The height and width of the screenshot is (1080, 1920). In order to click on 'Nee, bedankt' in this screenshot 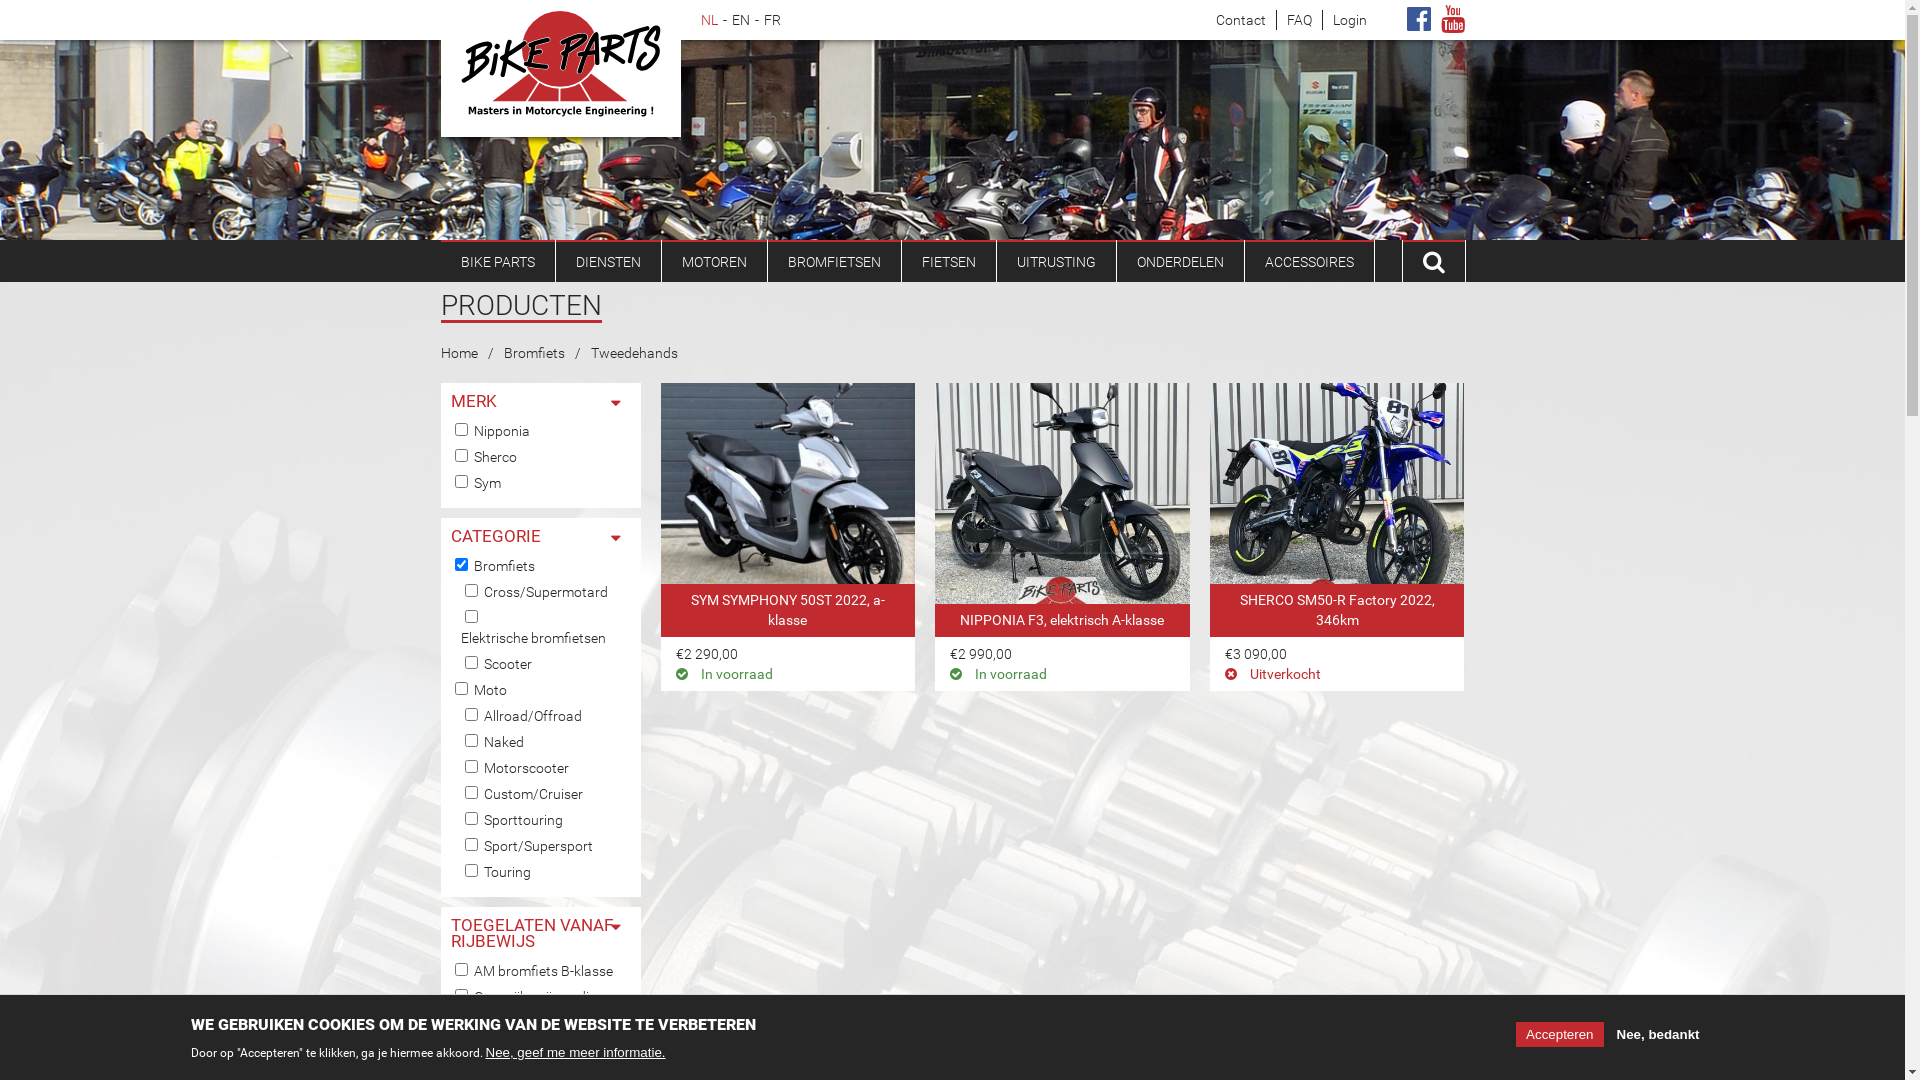, I will do `click(1658, 1034)`.